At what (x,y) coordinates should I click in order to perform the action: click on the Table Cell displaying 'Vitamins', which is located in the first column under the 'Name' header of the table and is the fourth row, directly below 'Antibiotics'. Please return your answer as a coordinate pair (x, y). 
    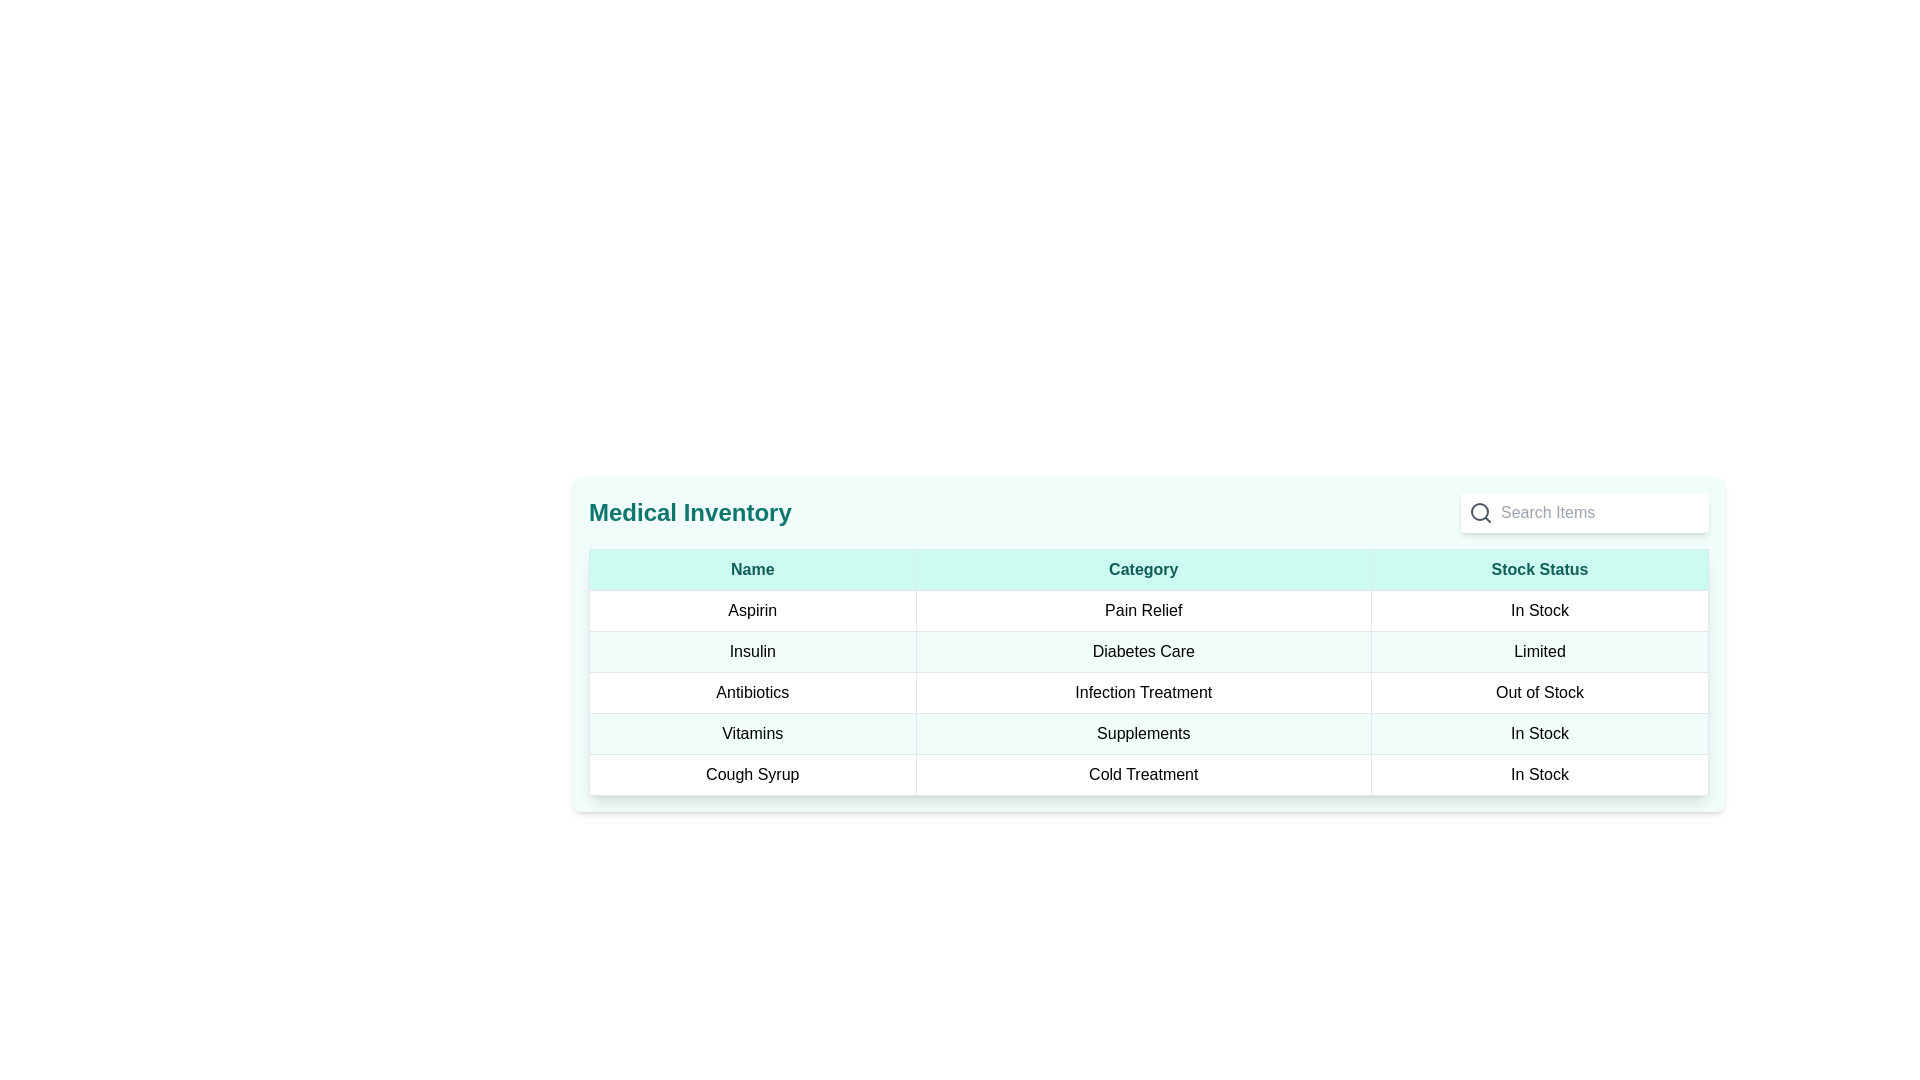
    Looking at the image, I should click on (751, 733).